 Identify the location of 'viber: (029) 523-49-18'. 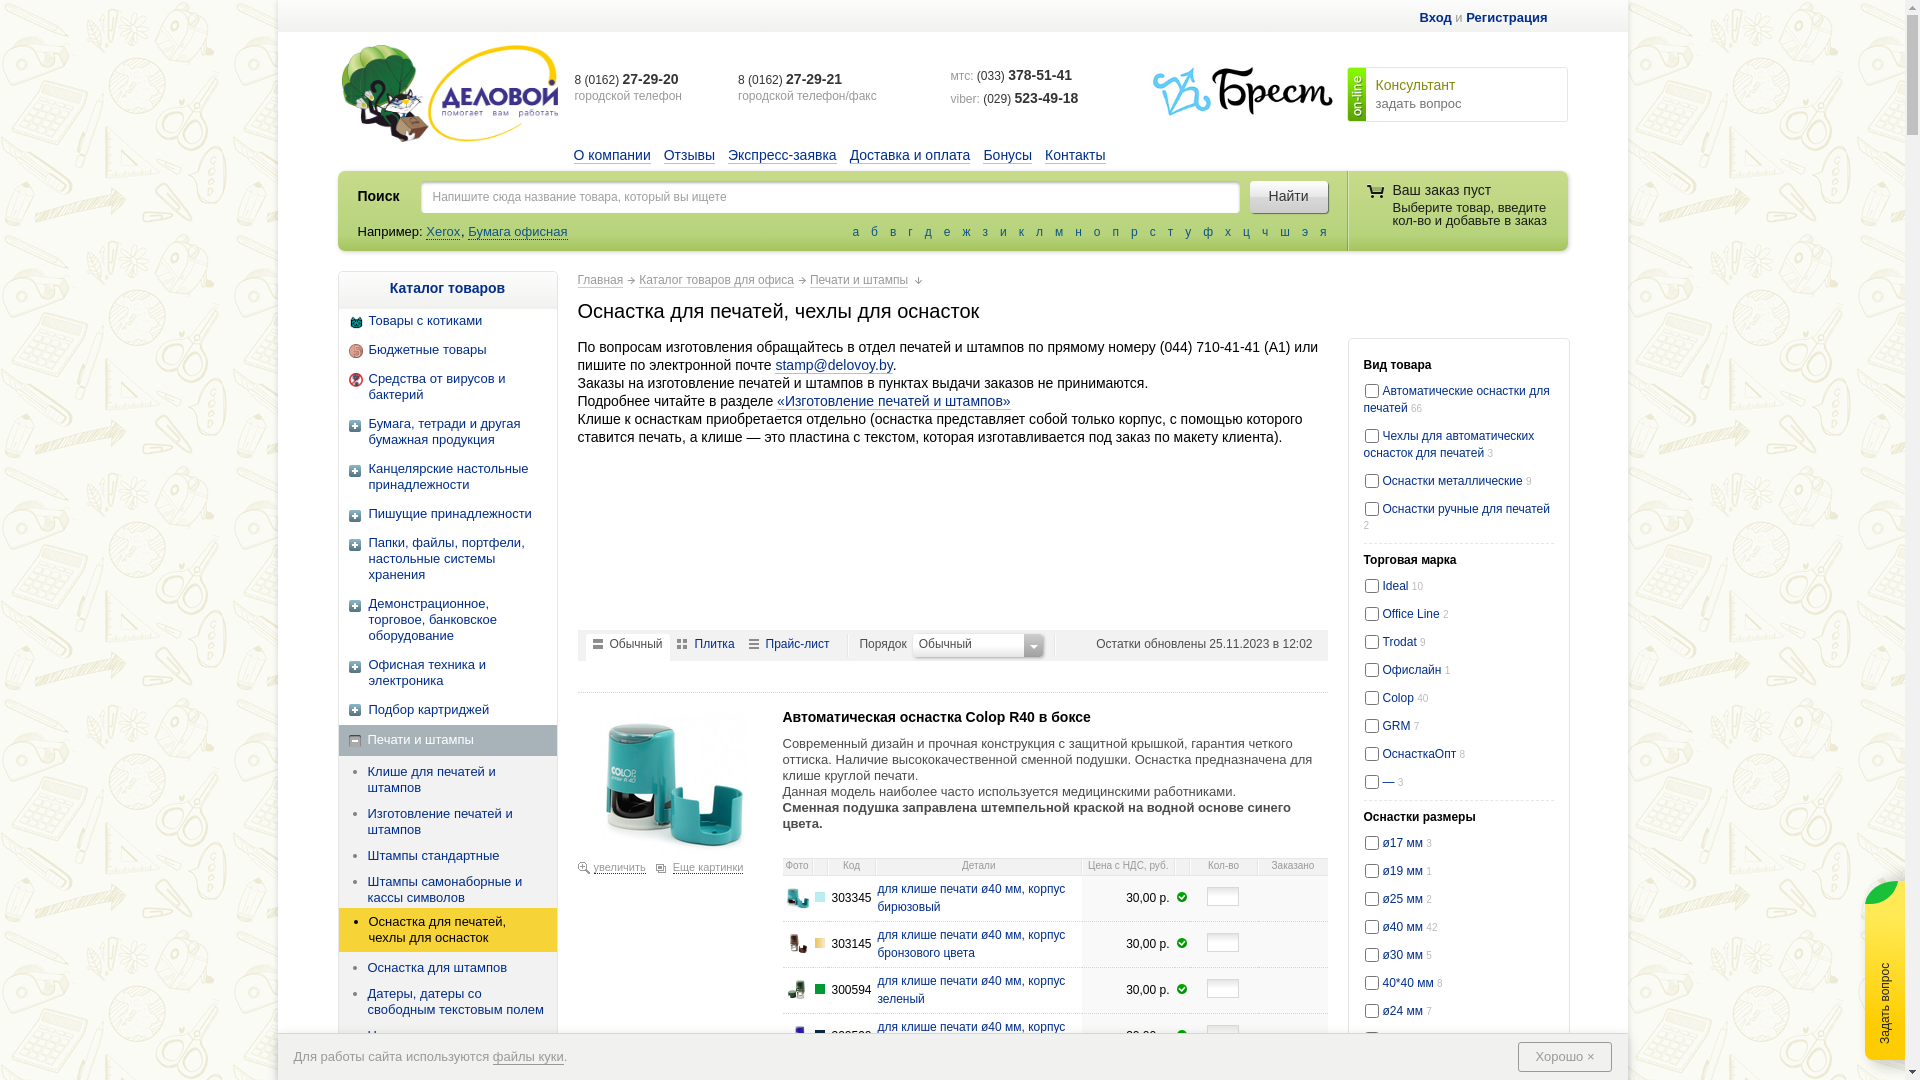
(949, 99).